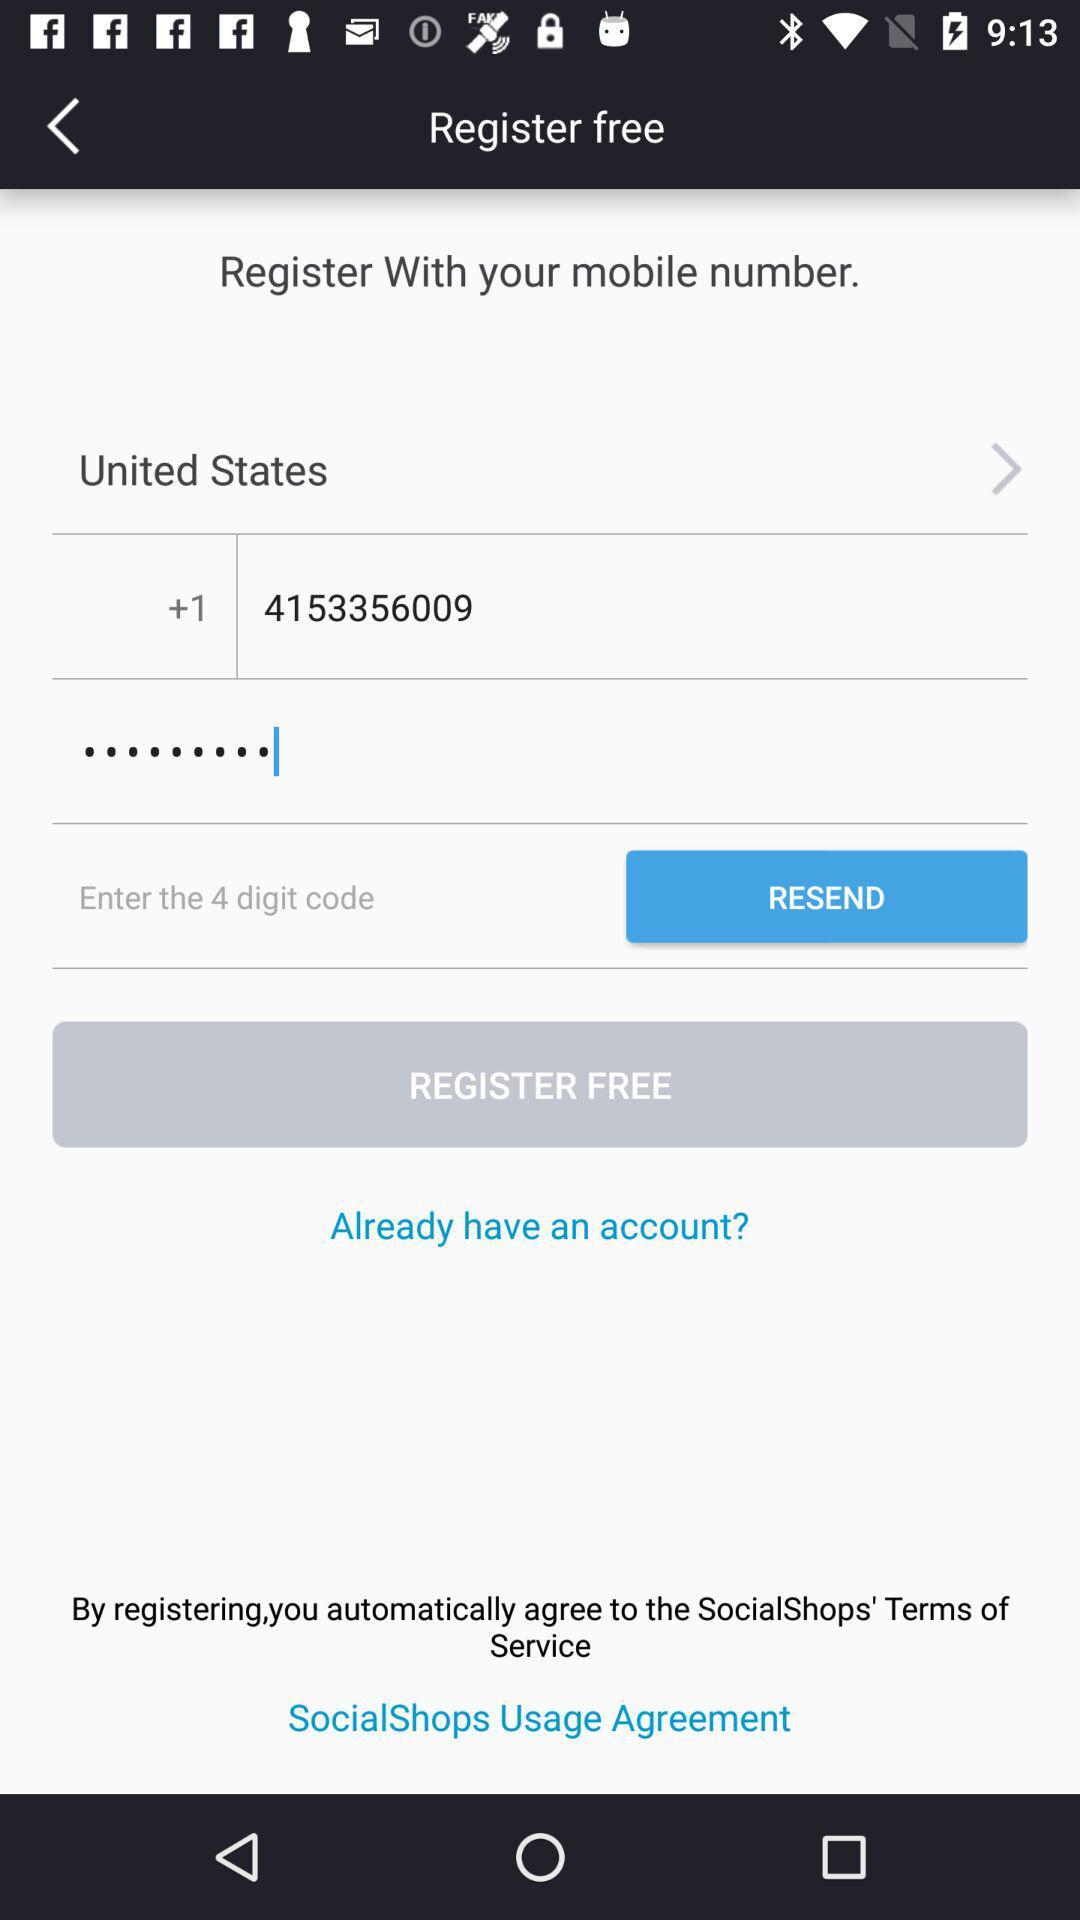 This screenshot has width=1080, height=1920. Describe the element at coordinates (632, 606) in the screenshot. I see `the number which is below the united states` at that location.